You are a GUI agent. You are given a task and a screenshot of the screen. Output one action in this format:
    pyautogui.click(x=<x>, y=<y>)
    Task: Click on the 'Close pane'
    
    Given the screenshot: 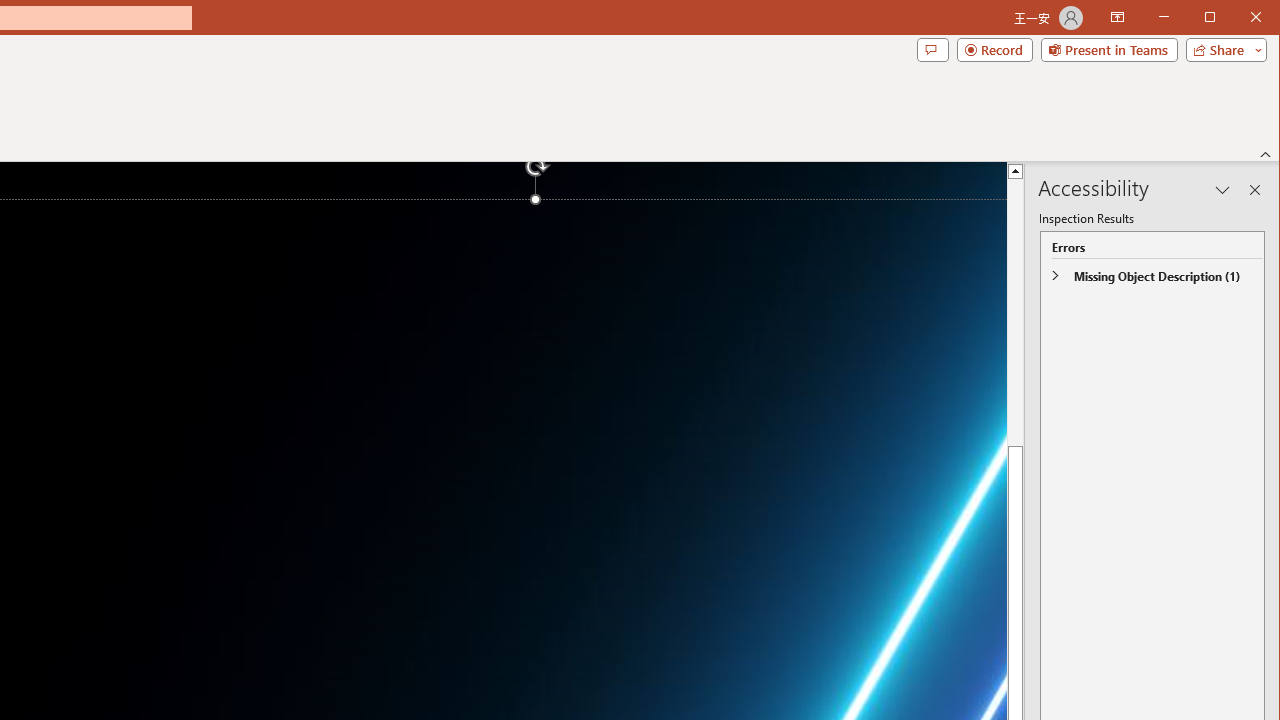 What is the action you would take?
    pyautogui.click(x=1254, y=190)
    